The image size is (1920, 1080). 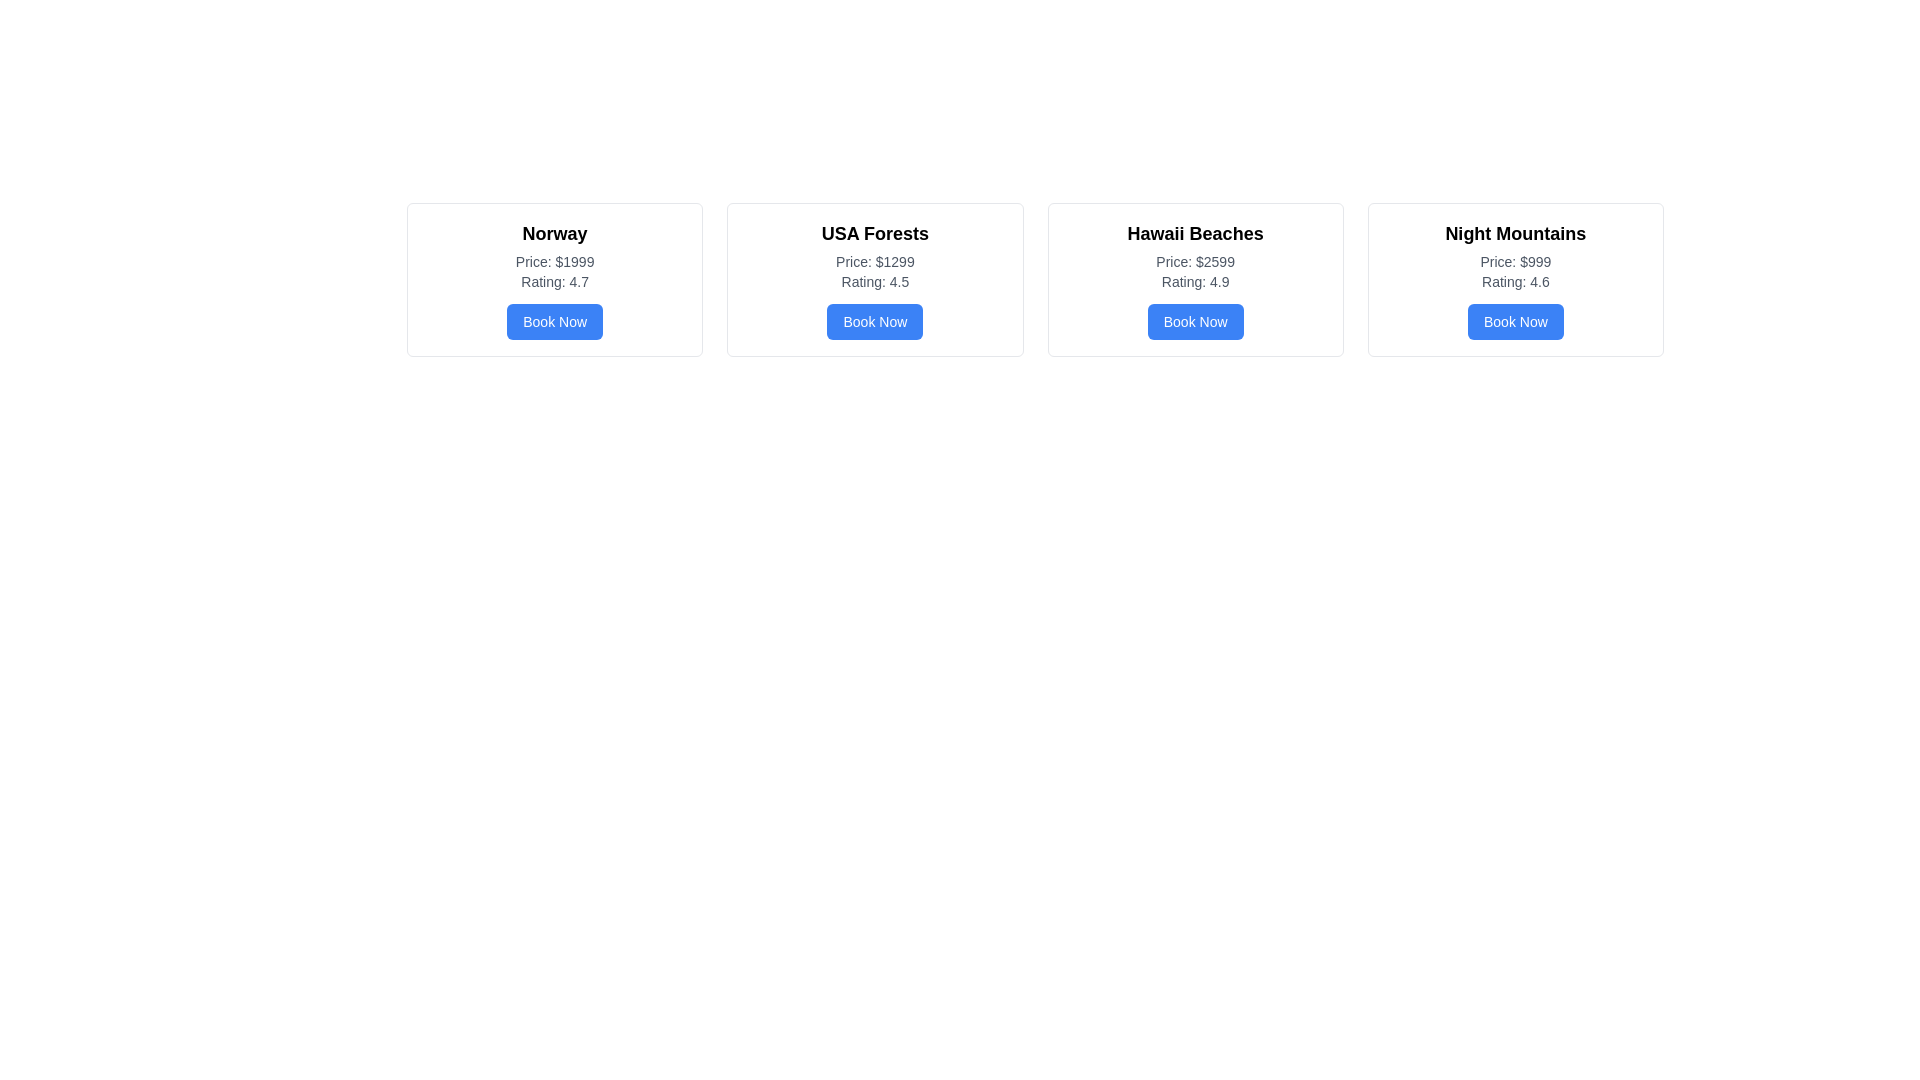 What do you see at coordinates (555, 280) in the screenshot?
I see `details displayed on the booking selection card for Norway, which is located at the top-left corner of the grid layout` at bounding box center [555, 280].